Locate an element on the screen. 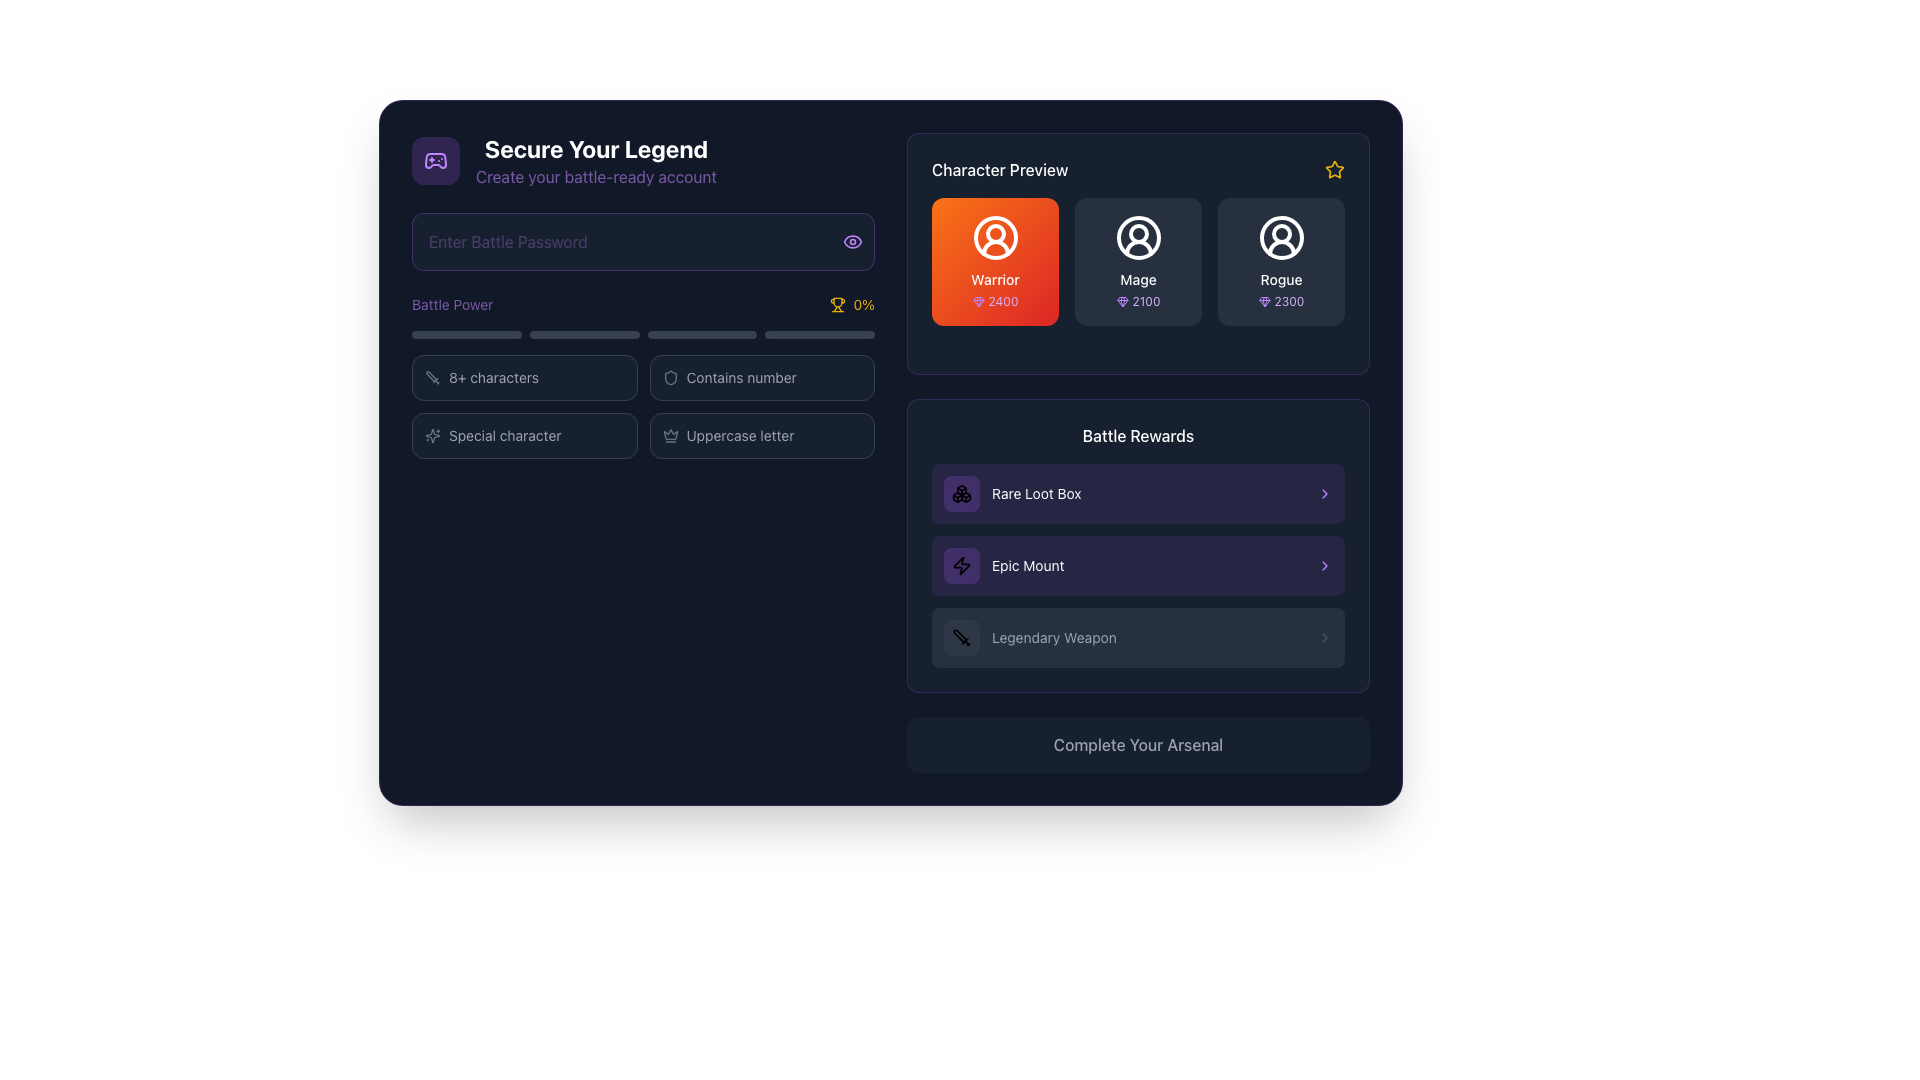 The width and height of the screenshot is (1920, 1080). the 'Epic Mount' reward option, which is the second item in the list of battle rewards is located at coordinates (1003, 566).